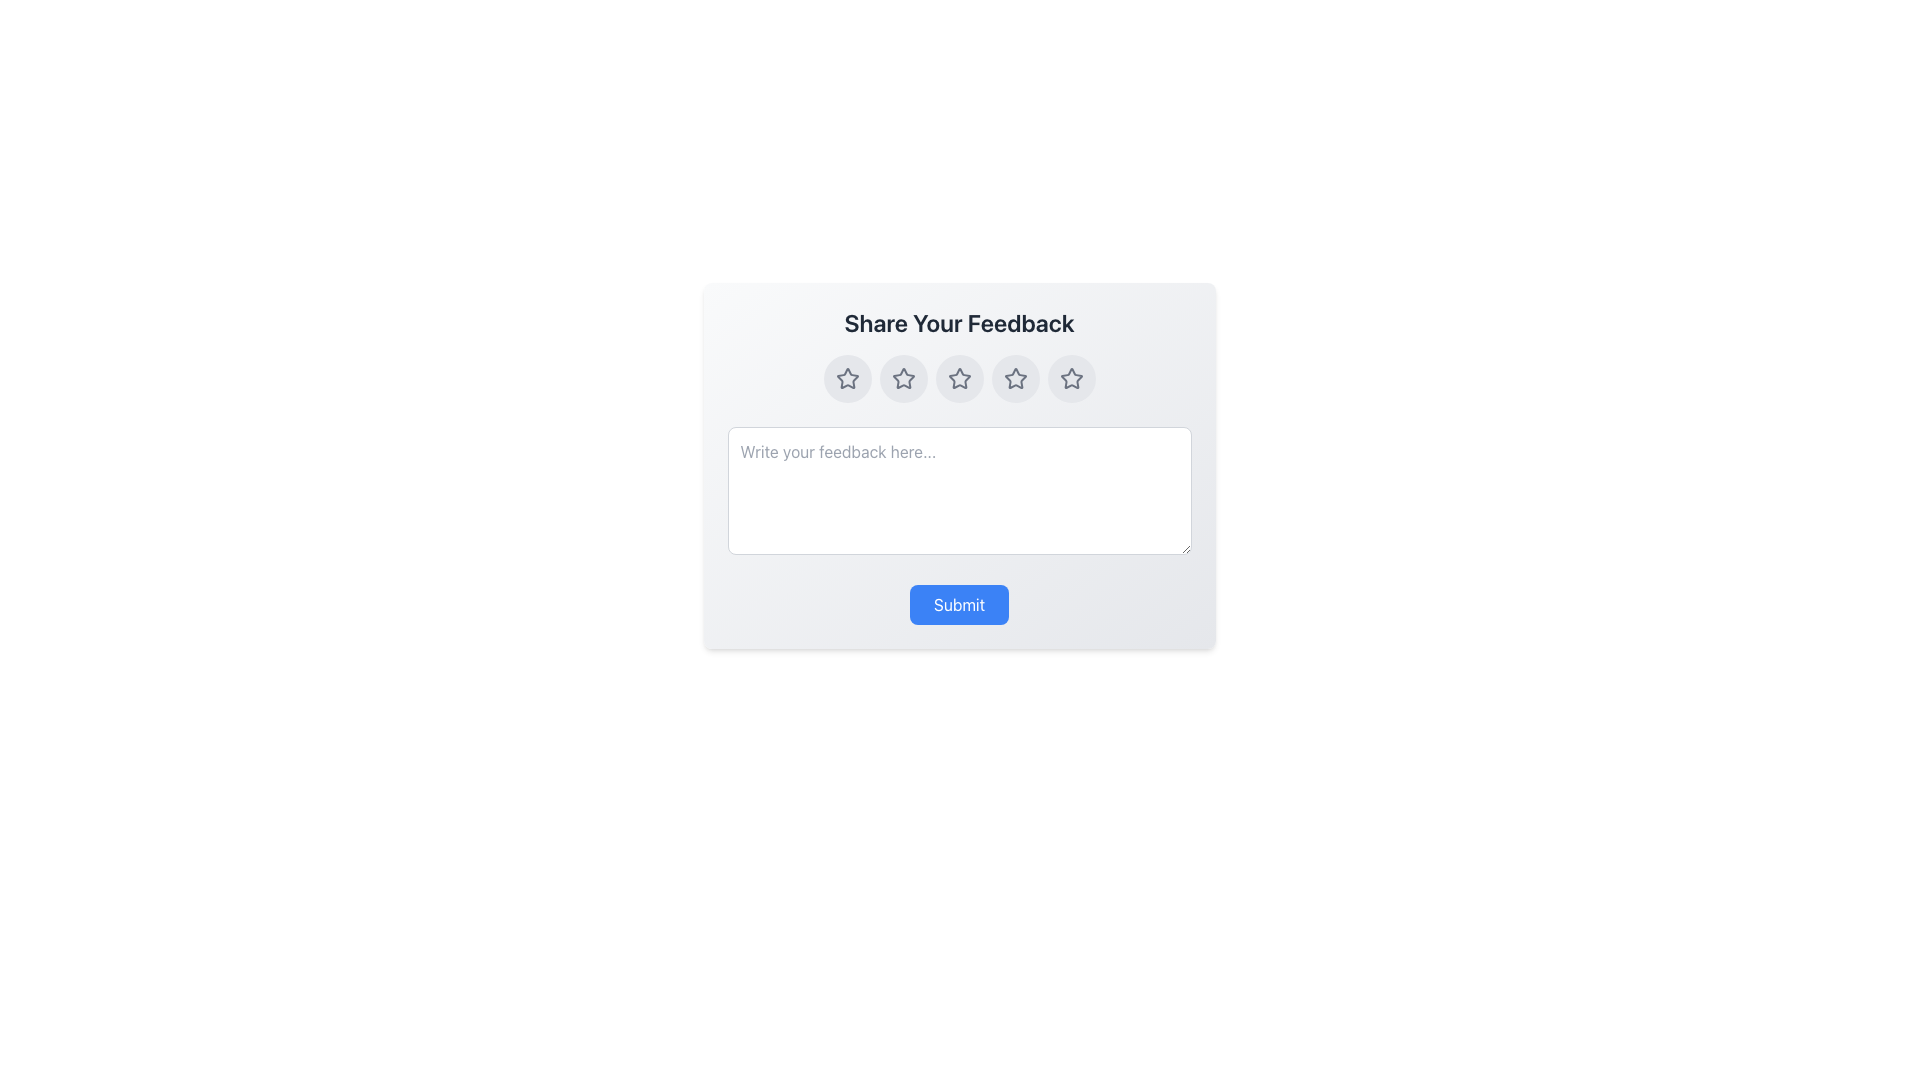  I want to click on the fifth star icon in the star-based rating system located at the far right of the row in the feedback form, so click(1070, 378).